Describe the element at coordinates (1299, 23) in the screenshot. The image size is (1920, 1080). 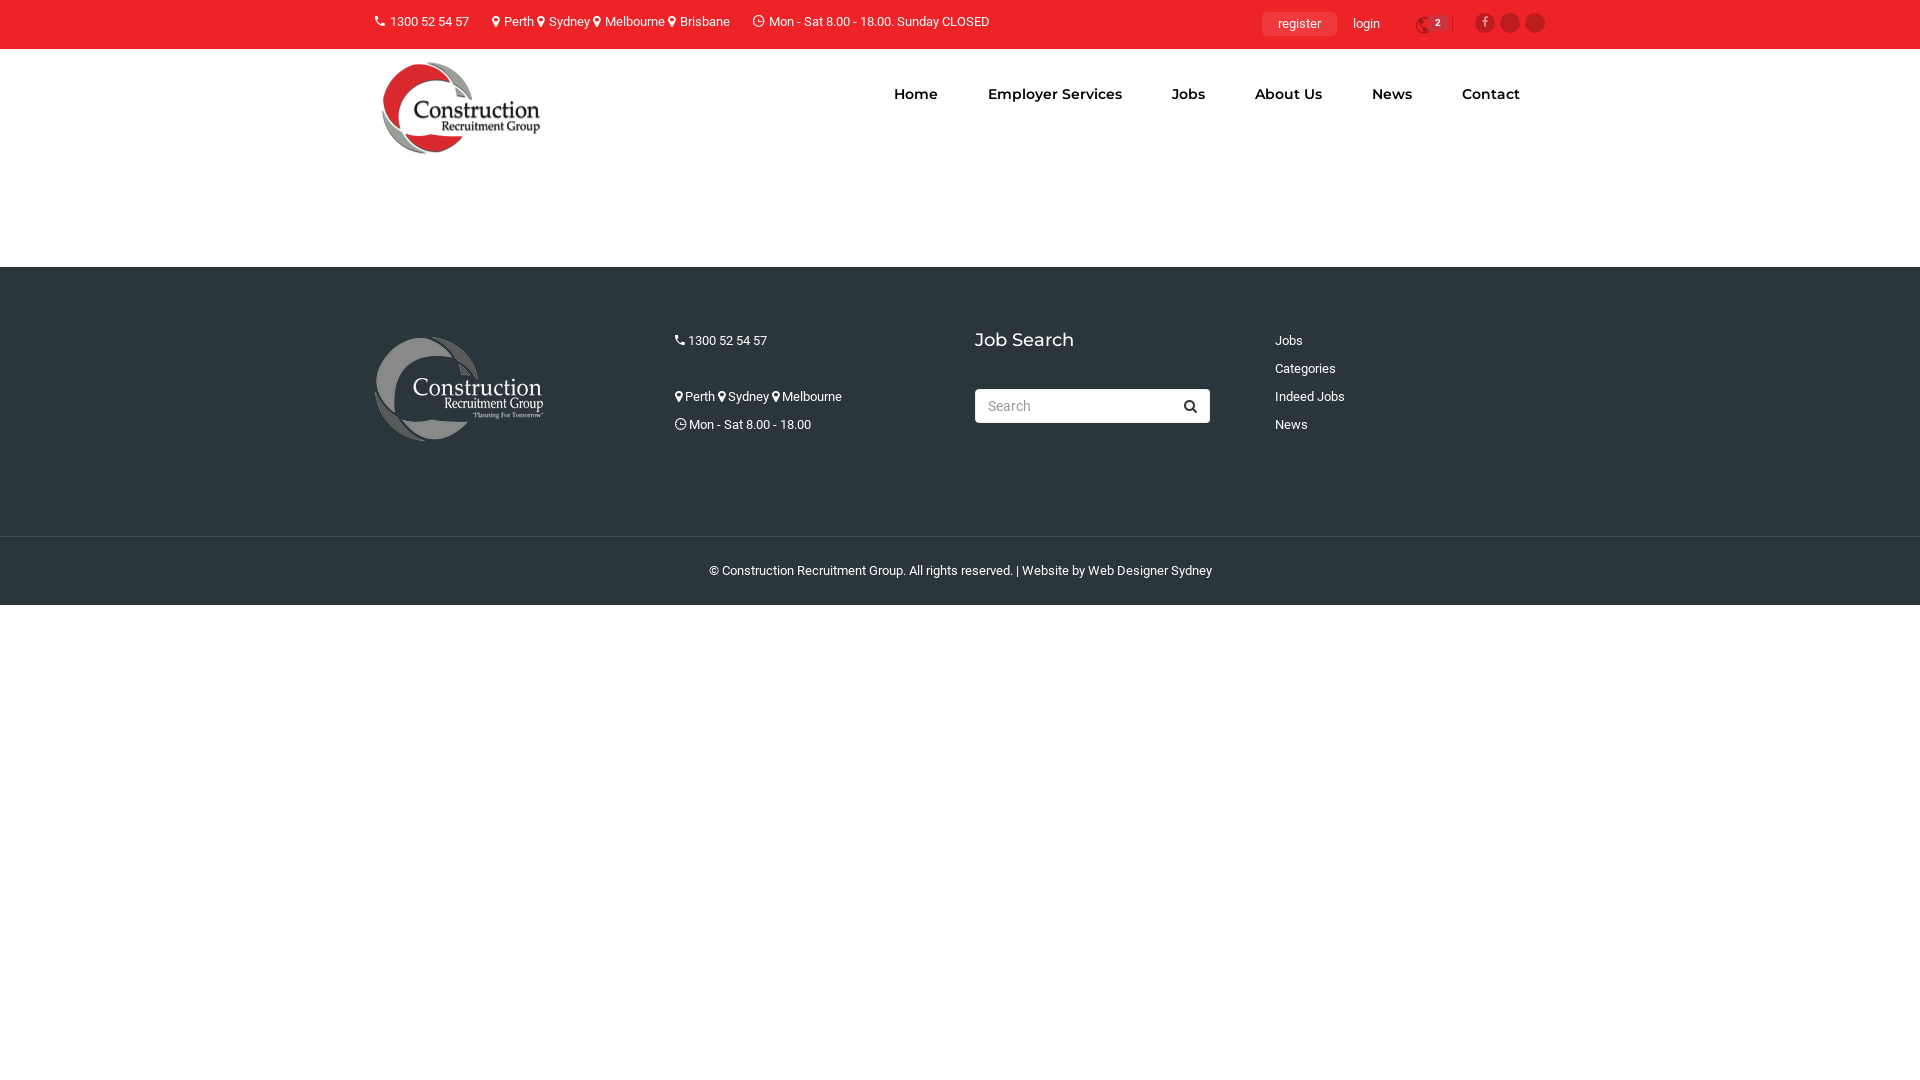
I see `'register'` at that location.